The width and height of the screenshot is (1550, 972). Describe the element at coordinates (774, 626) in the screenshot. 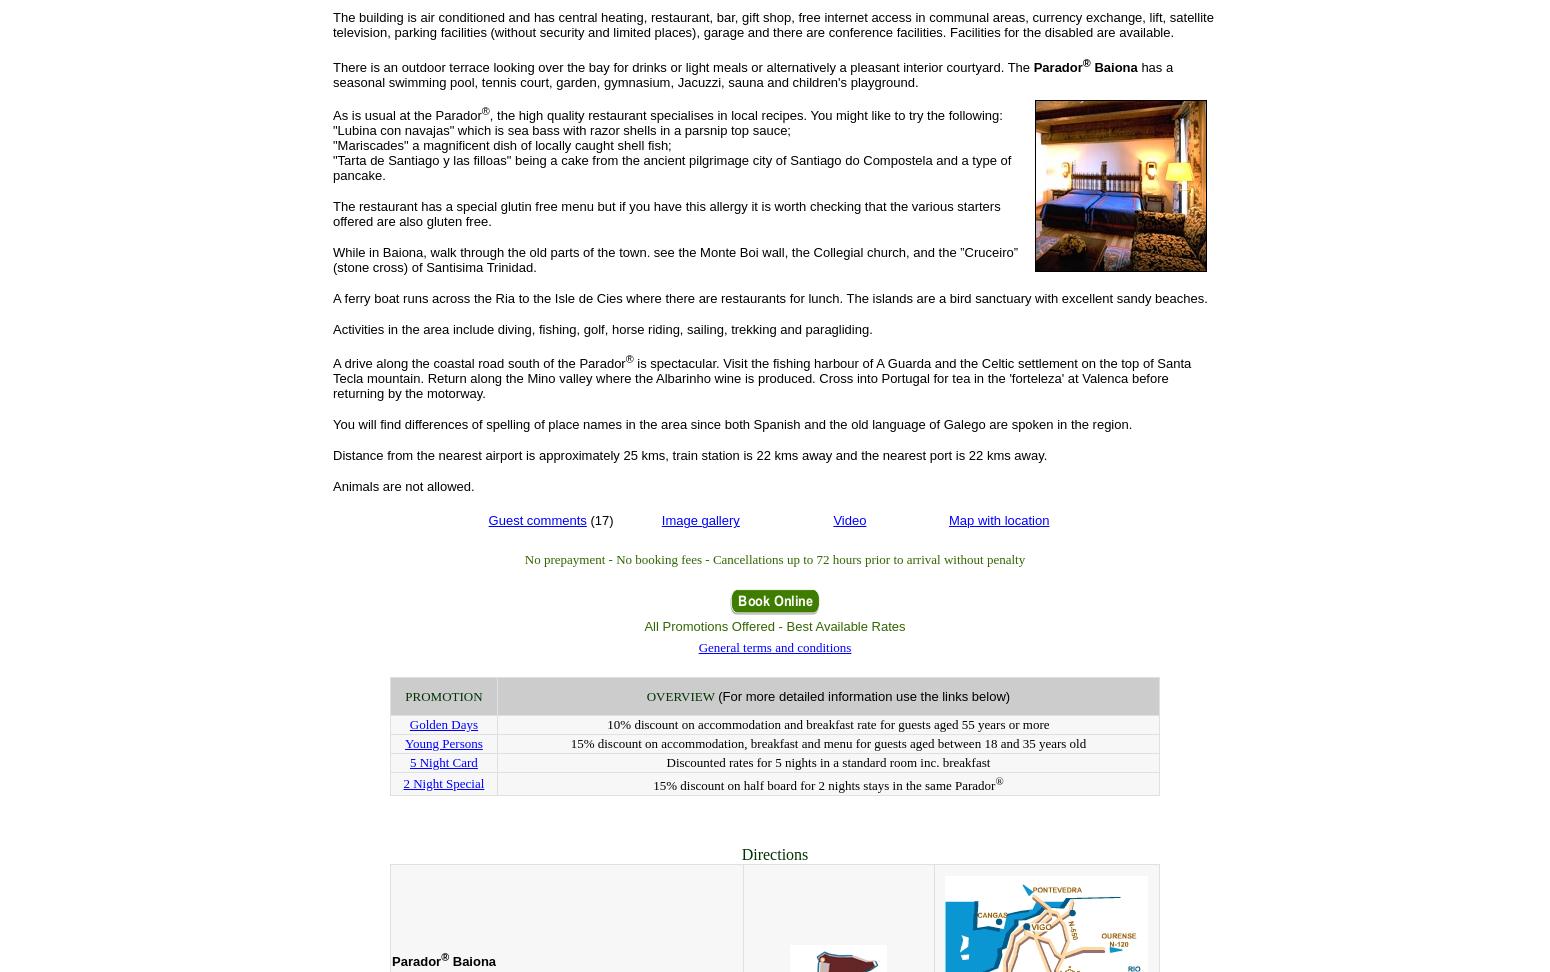

I see `'All Promotions Offered - Best Available Rates'` at that location.